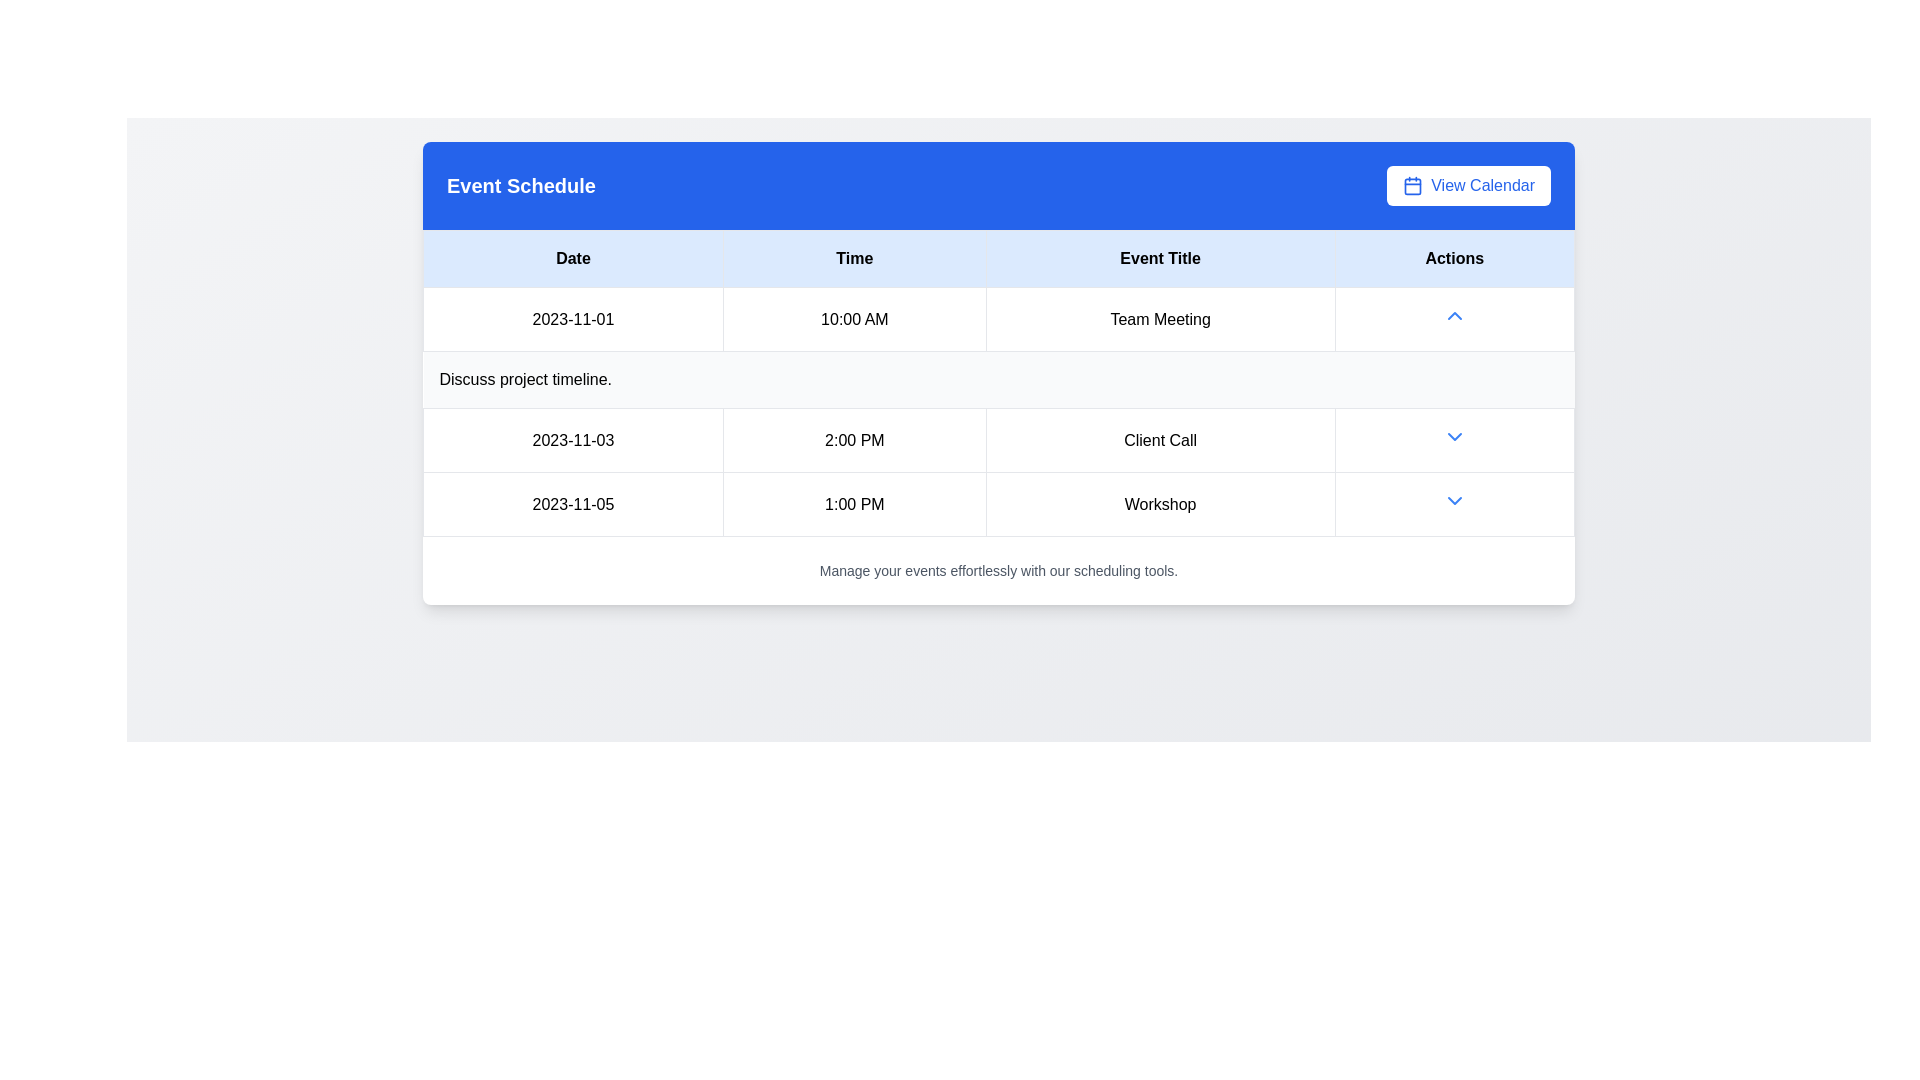 The height and width of the screenshot is (1080, 1920). What do you see at coordinates (1412, 185) in the screenshot?
I see `the calendar icon styled as an SVG graphic, which has a minimalistic line design and is located to the left of the 'View Calendar' label in the button at the top-right corner of the interface` at bounding box center [1412, 185].